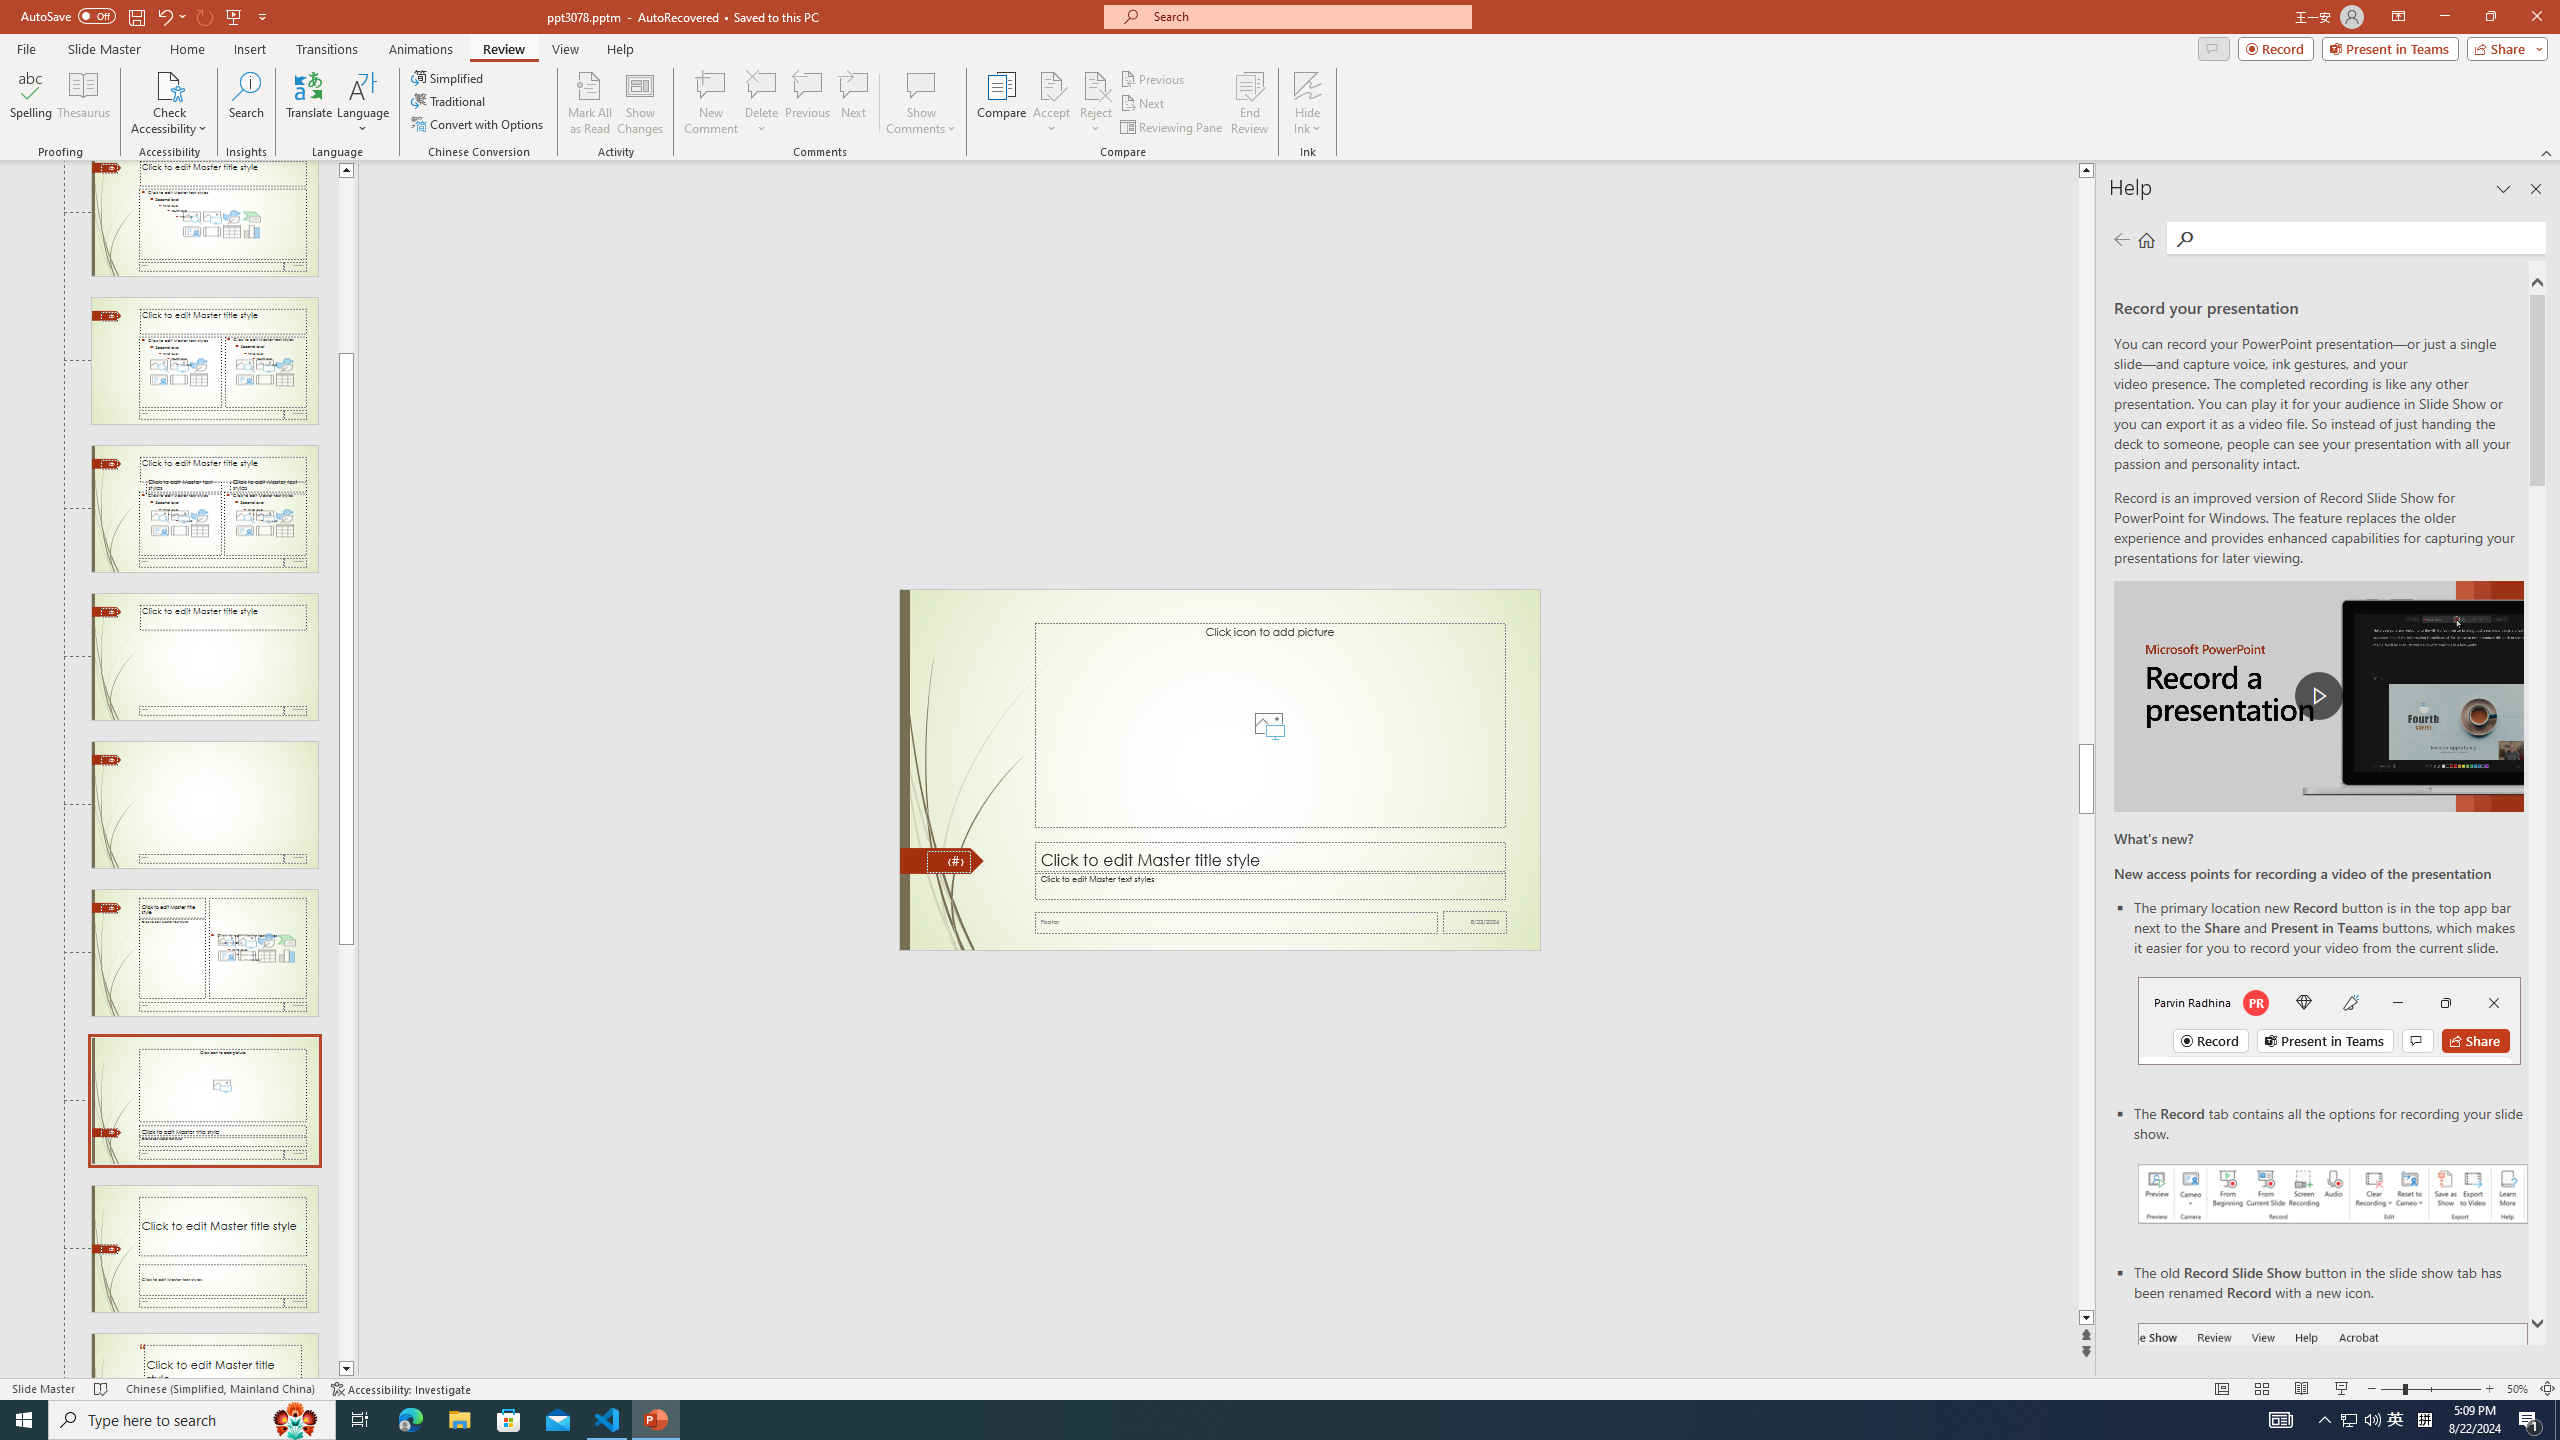 The image size is (2560, 1440). What do you see at coordinates (947, 861) in the screenshot?
I see `'Slide Number'` at bounding box center [947, 861].